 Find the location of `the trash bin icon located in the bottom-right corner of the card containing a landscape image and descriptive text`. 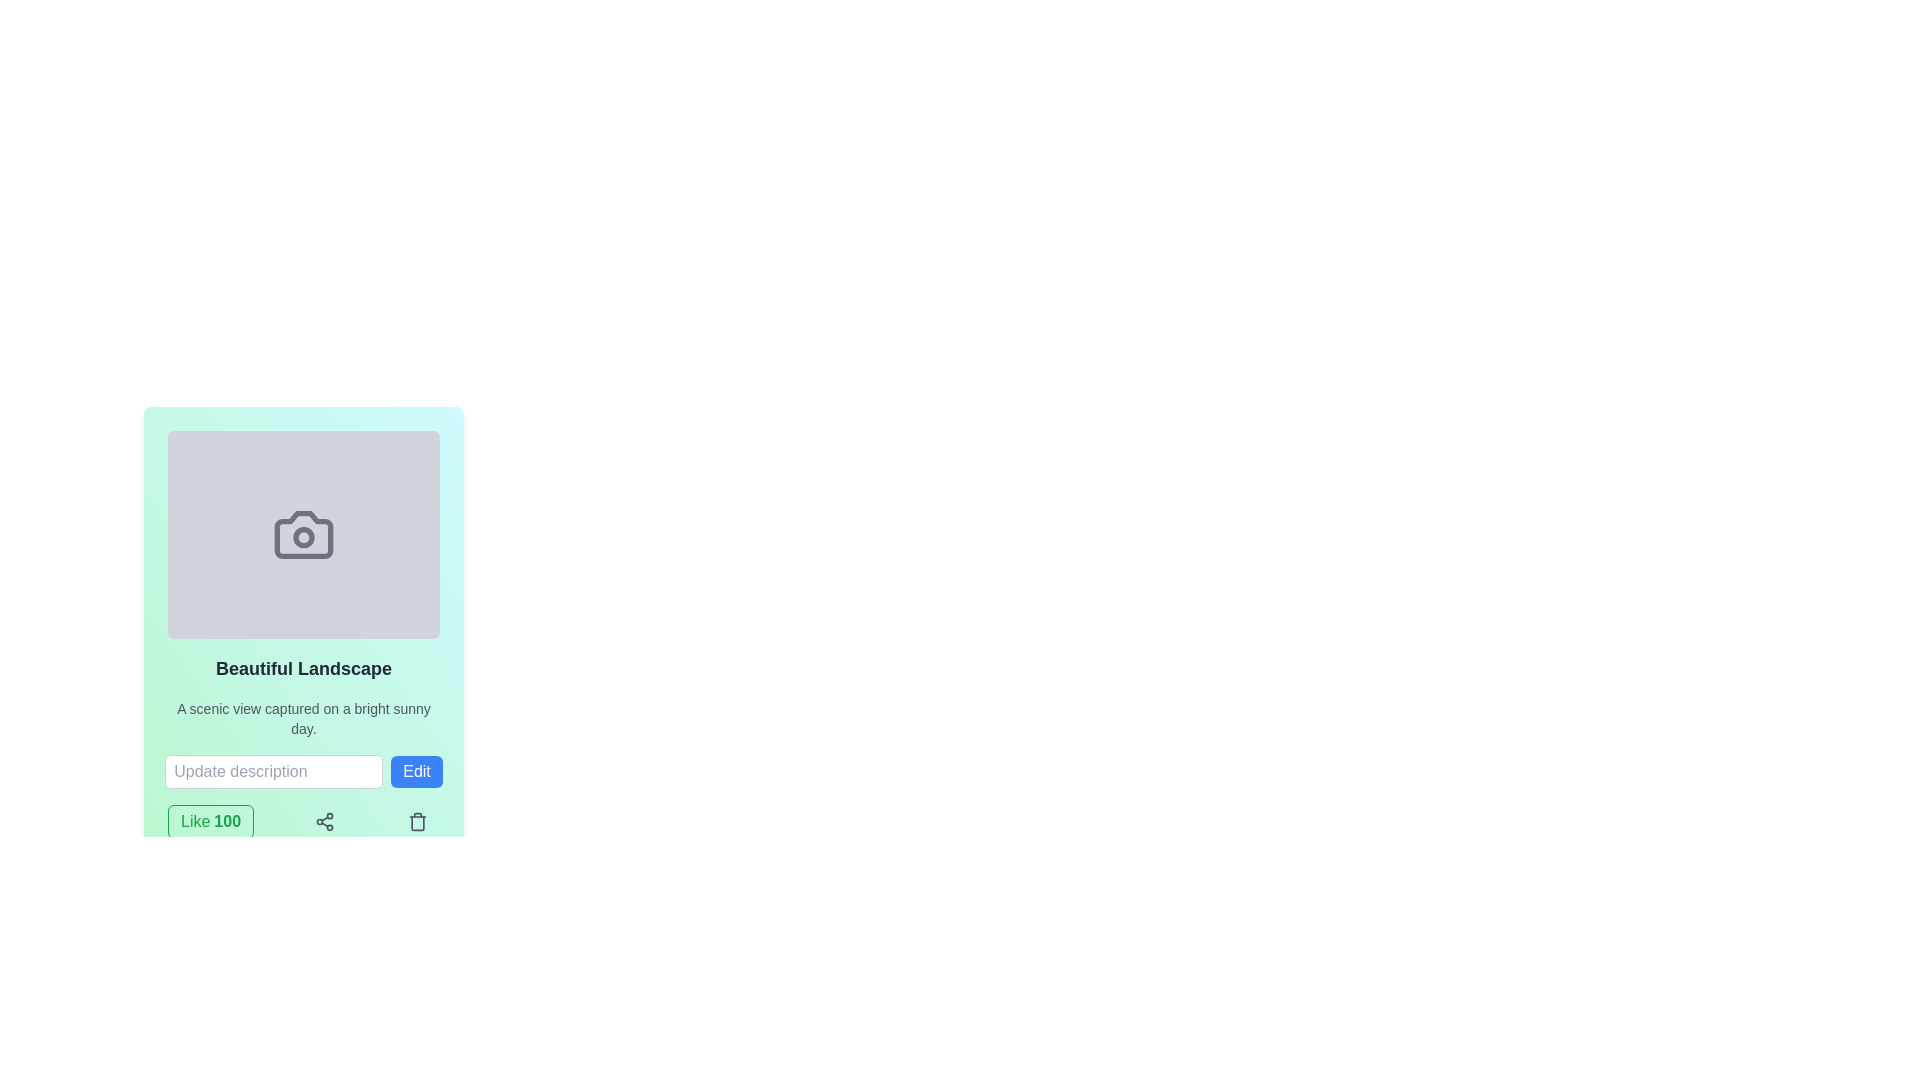

the trash bin icon located in the bottom-right corner of the card containing a landscape image and descriptive text is located at coordinates (416, 821).